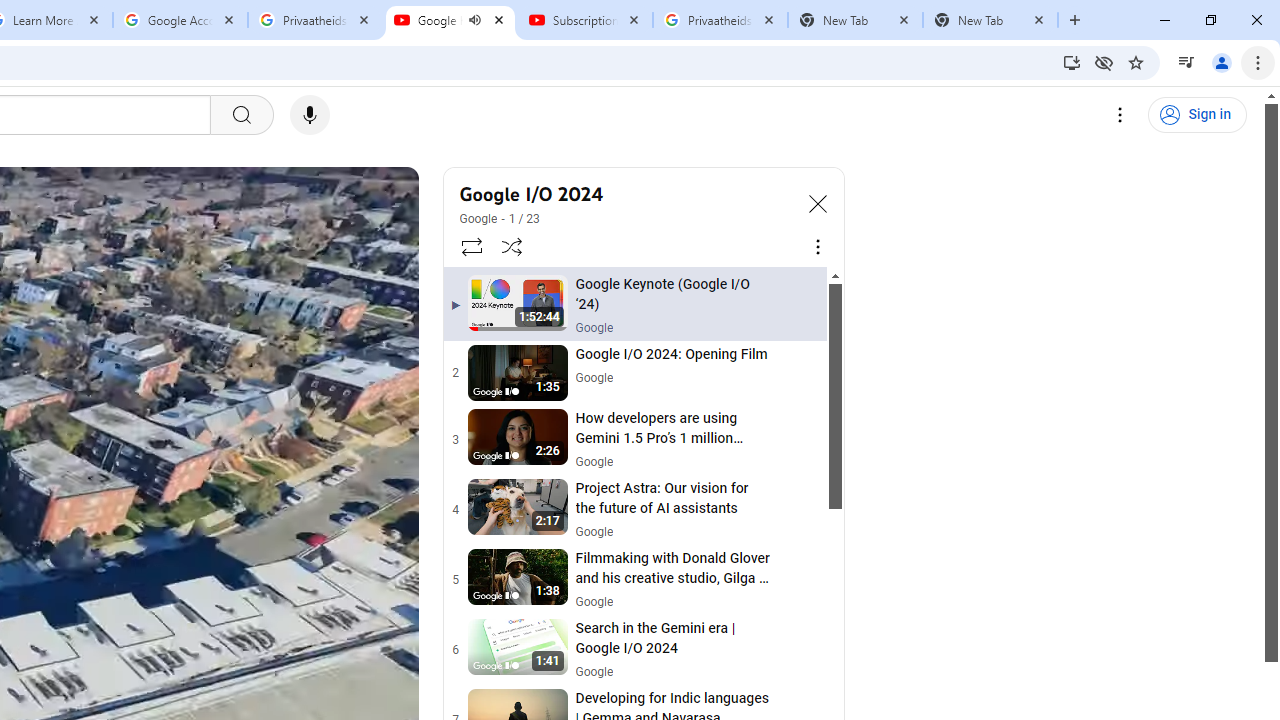 The height and width of the screenshot is (720, 1280). I want to click on 'Subscriptions - YouTube', so click(584, 20).